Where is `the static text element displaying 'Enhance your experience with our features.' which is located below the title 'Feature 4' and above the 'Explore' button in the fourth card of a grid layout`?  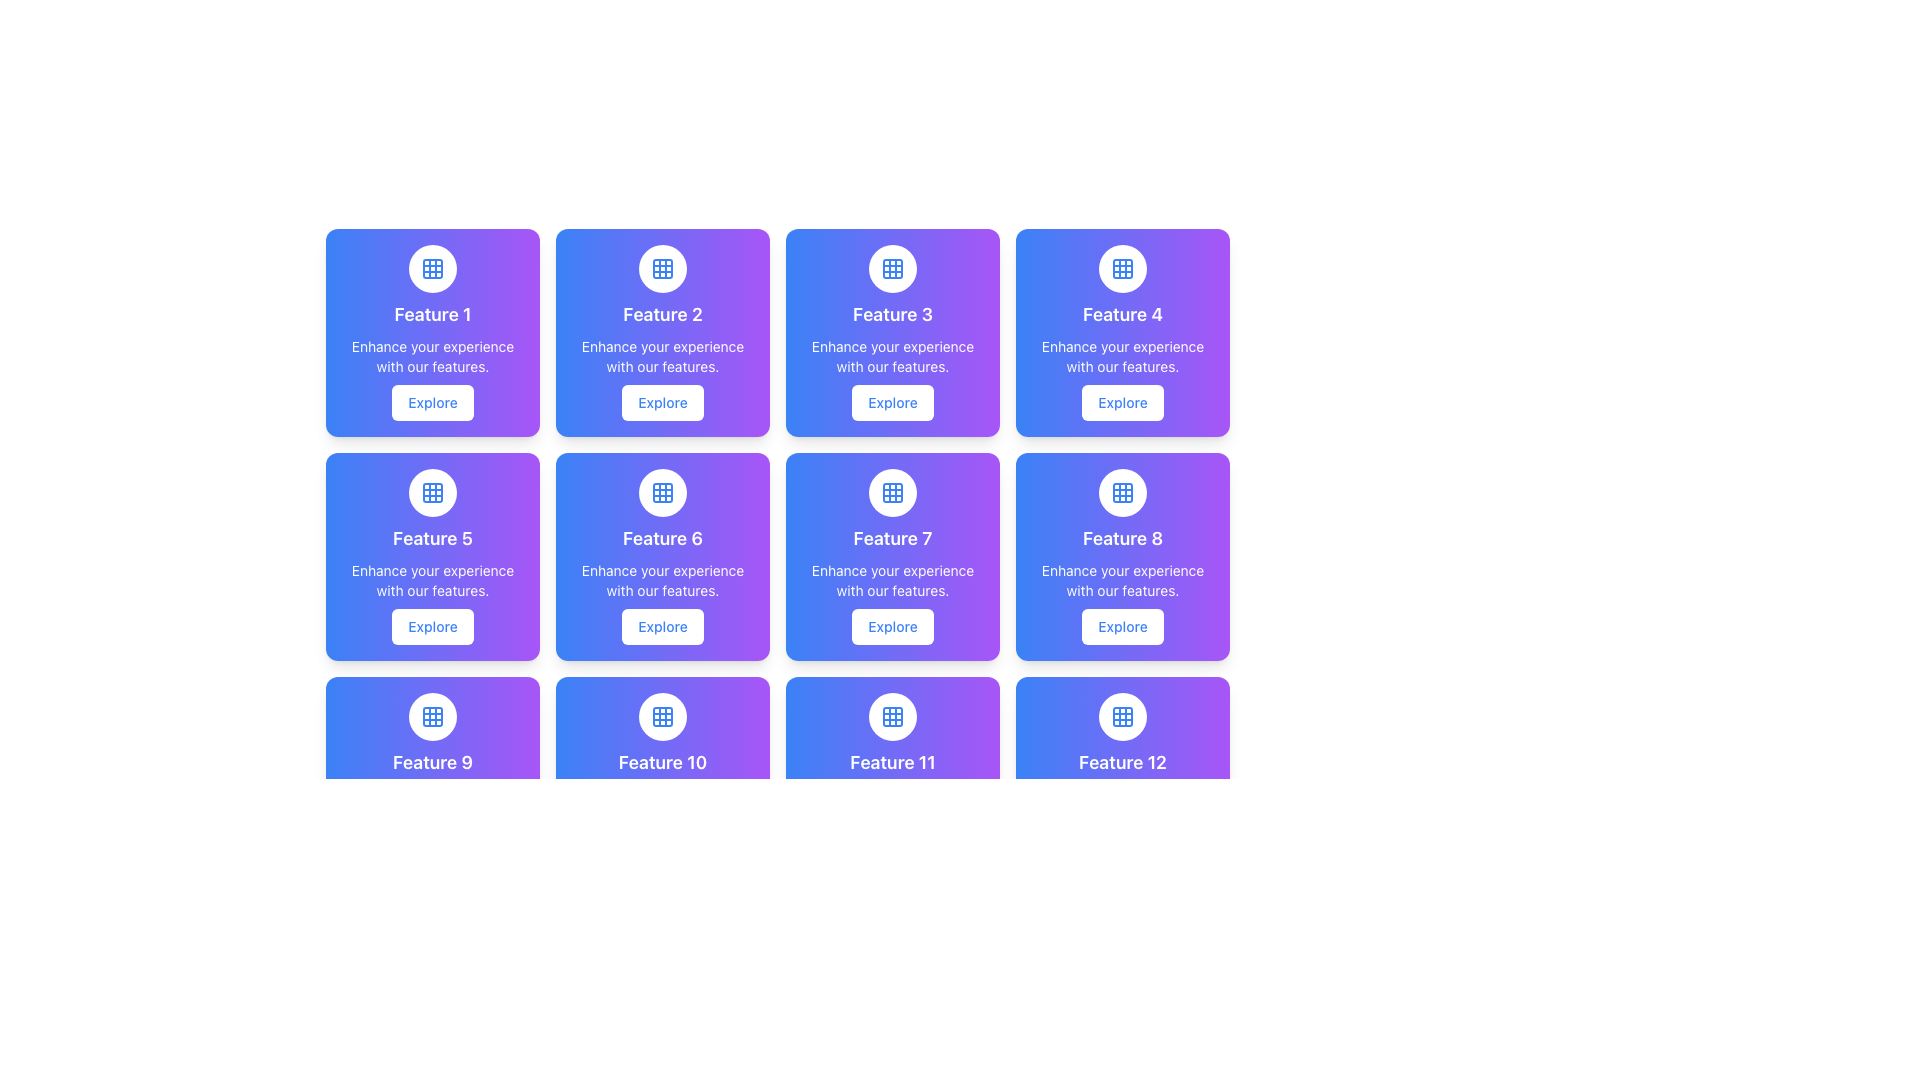
the static text element displaying 'Enhance your experience with our features.' which is located below the title 'Feature 4' and above the 'Explore' button in the fourth card of a grid layout is located at coordinates (1123, 356).